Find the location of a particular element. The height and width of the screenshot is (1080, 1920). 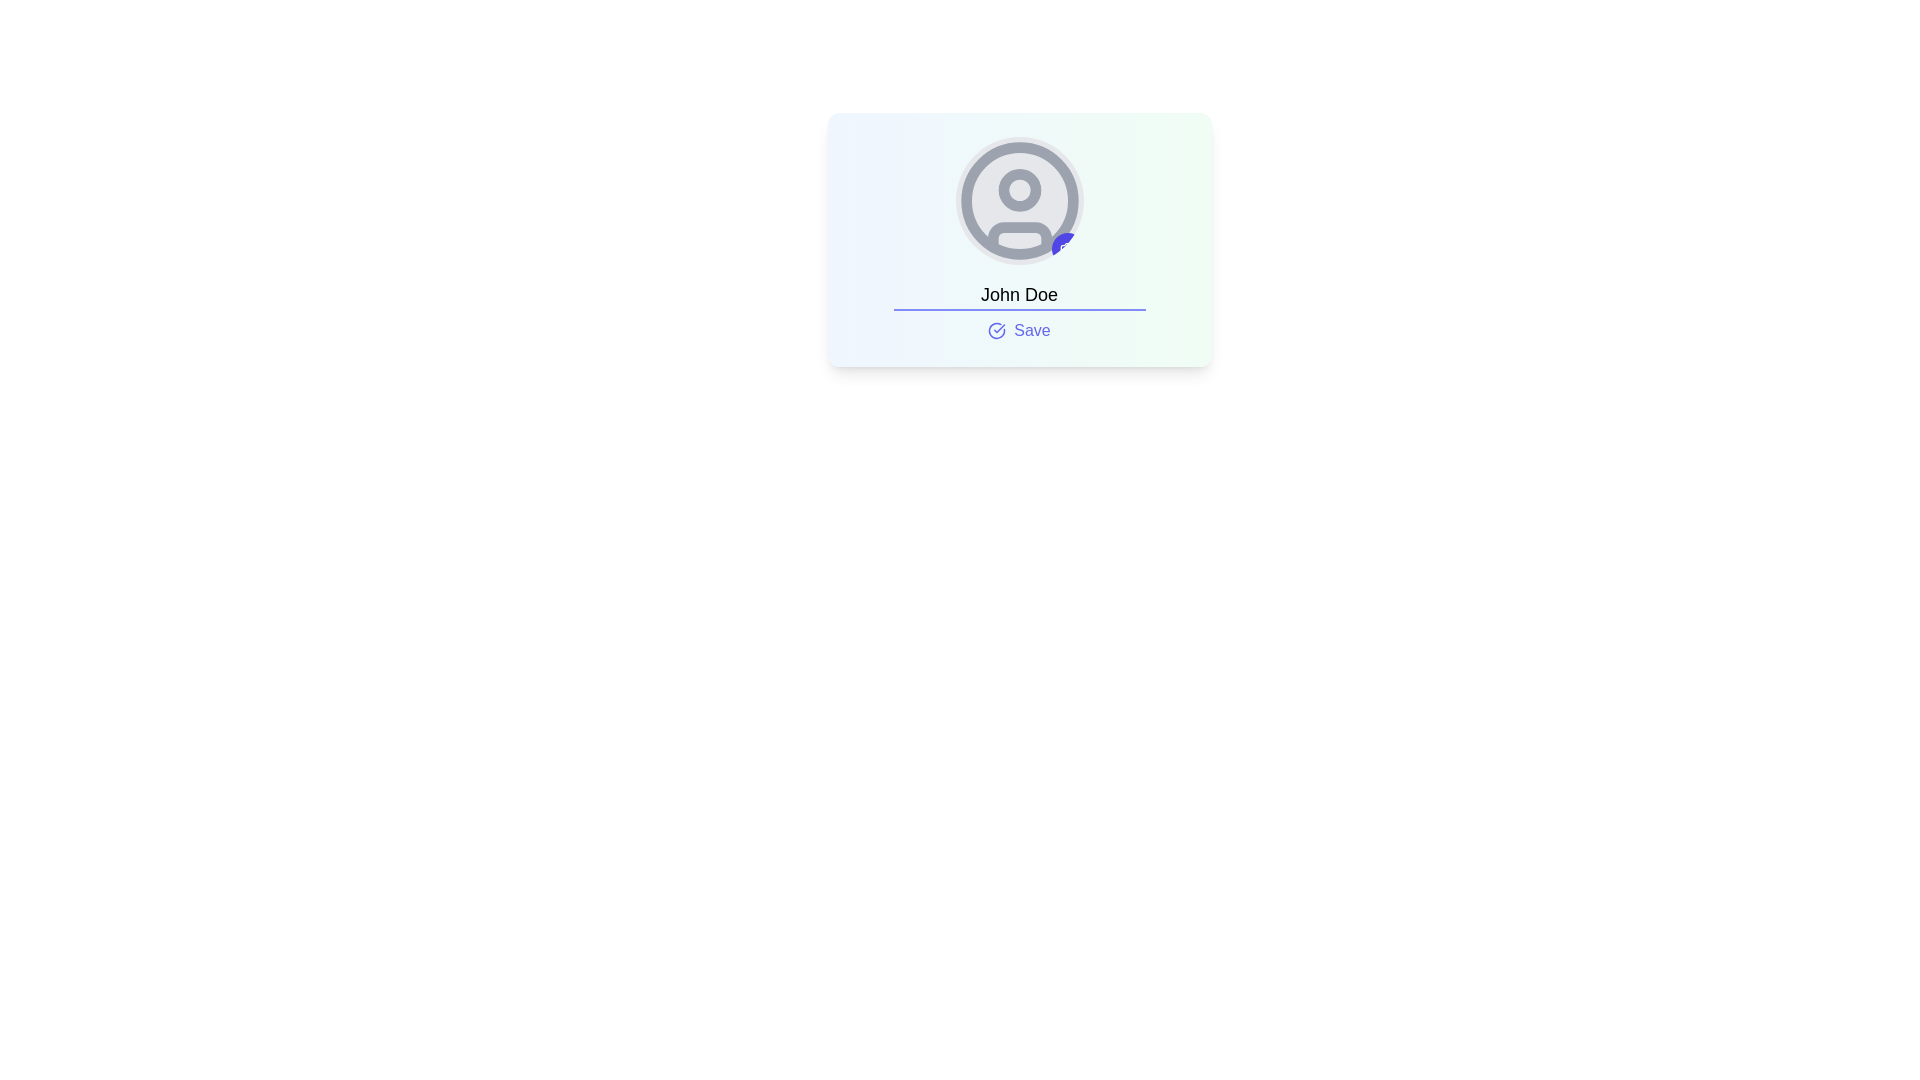

the text input field that allows users to edit or update the displayed text, which is currently set to 'John Doe', located just above the 'Save' button is located at coordinates (1019, 296).